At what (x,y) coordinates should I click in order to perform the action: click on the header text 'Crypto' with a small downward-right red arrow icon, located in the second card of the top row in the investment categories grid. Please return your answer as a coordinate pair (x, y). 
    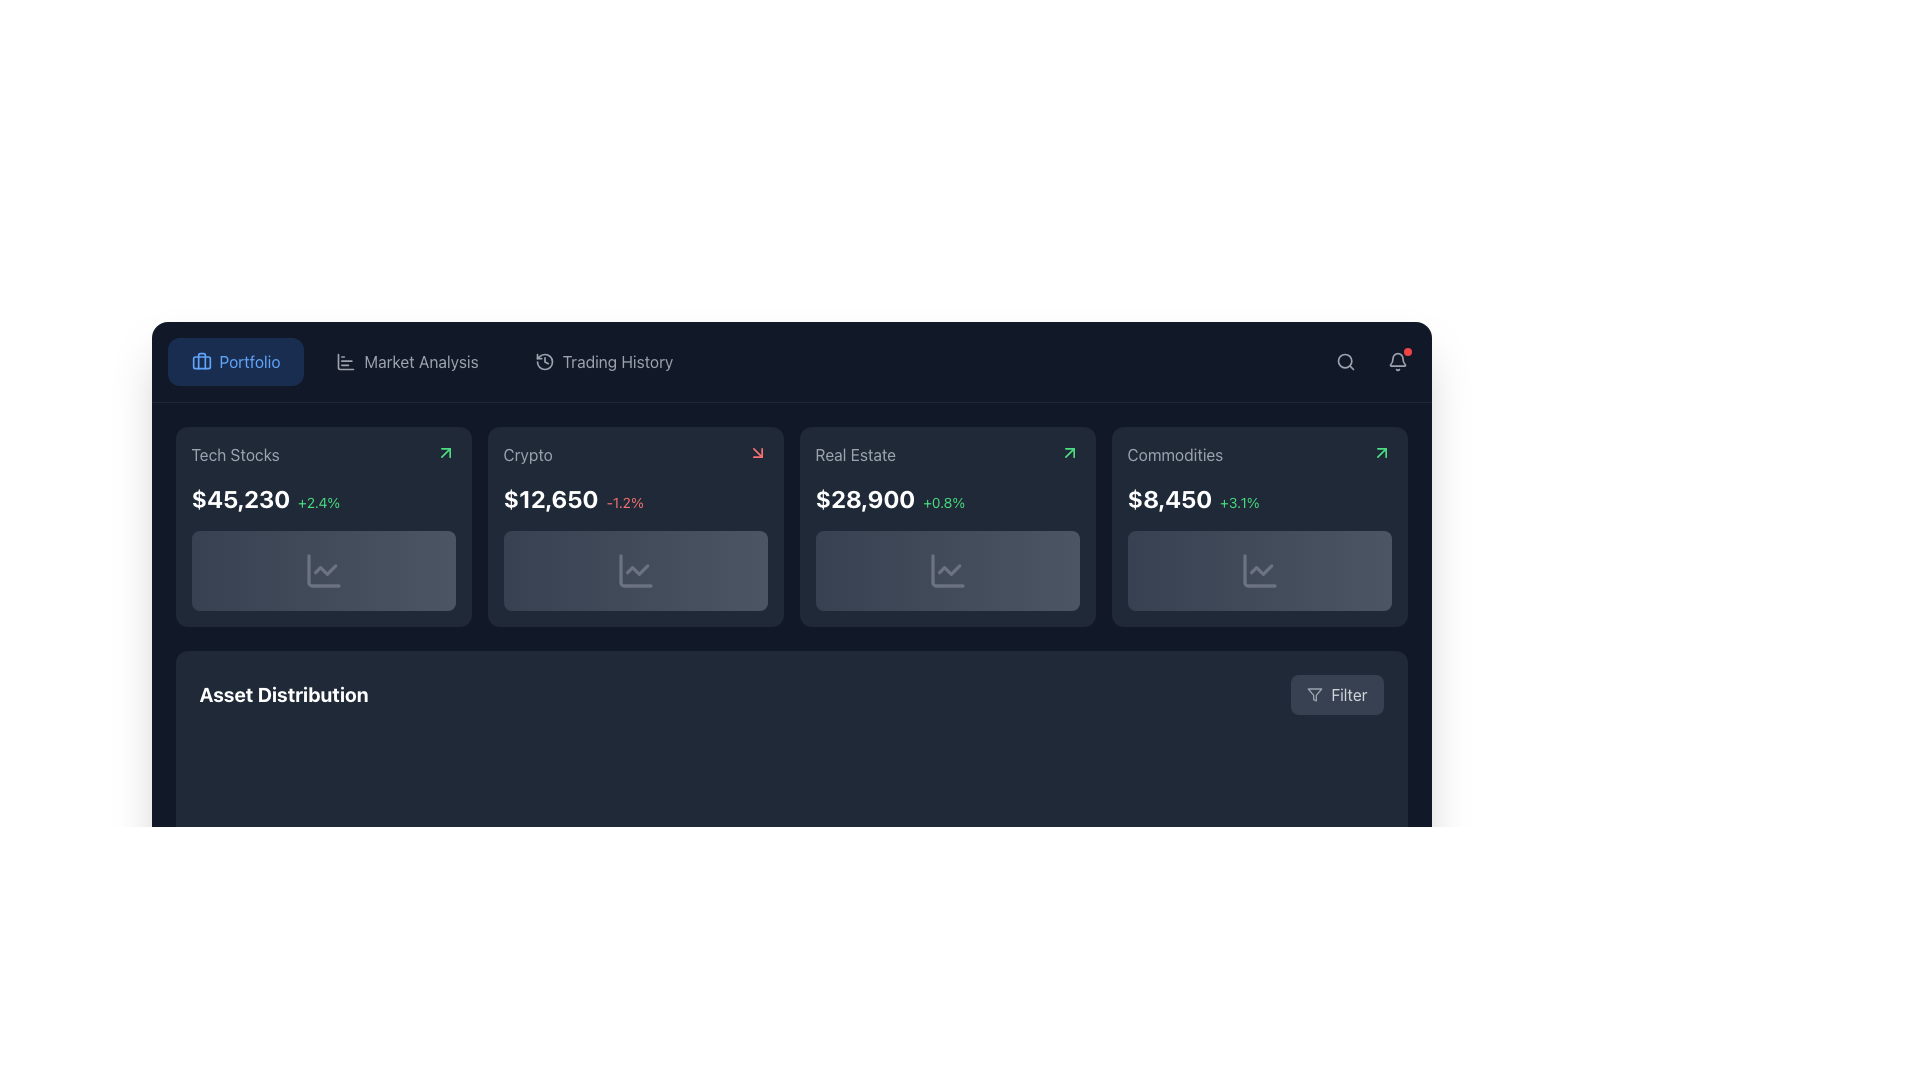
    Looking at the image, I should click on (634, 455).